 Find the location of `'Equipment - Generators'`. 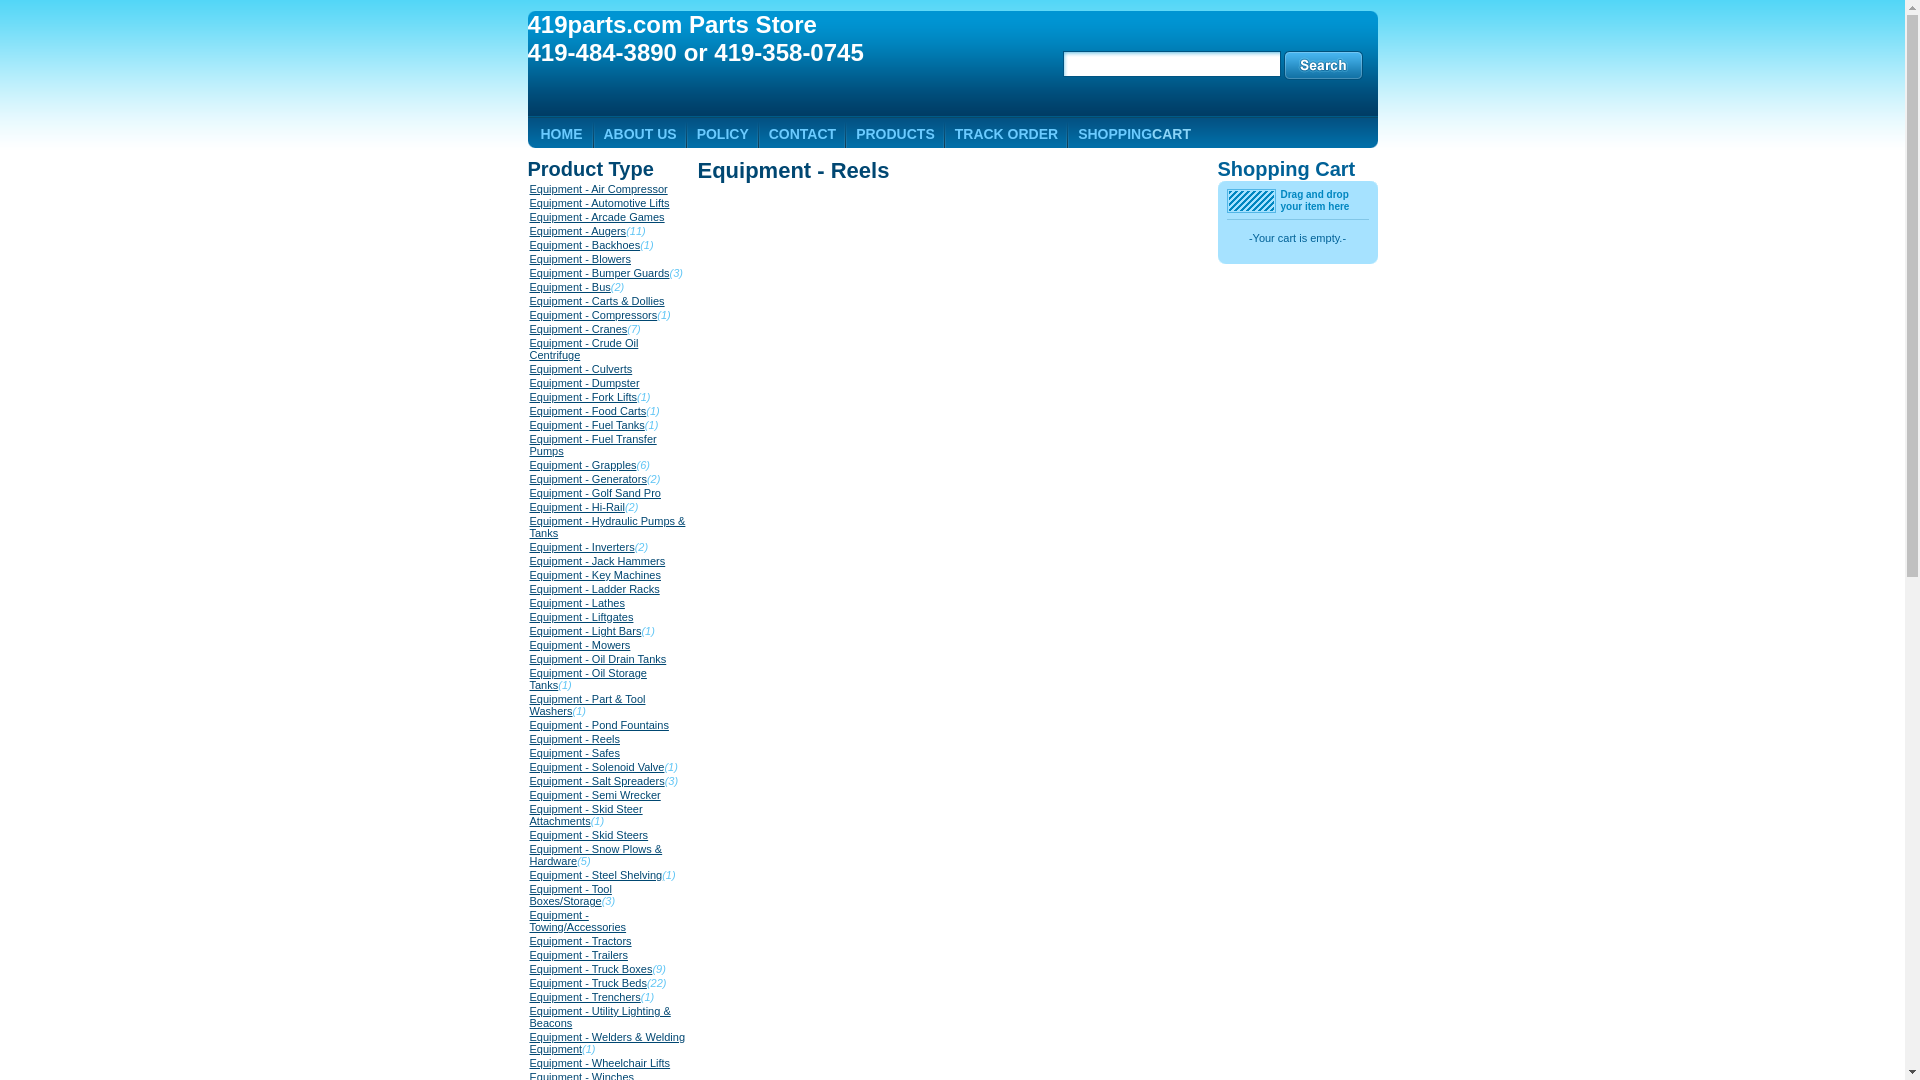

'Equipment - Generators' is located at coordinates (529, 478).